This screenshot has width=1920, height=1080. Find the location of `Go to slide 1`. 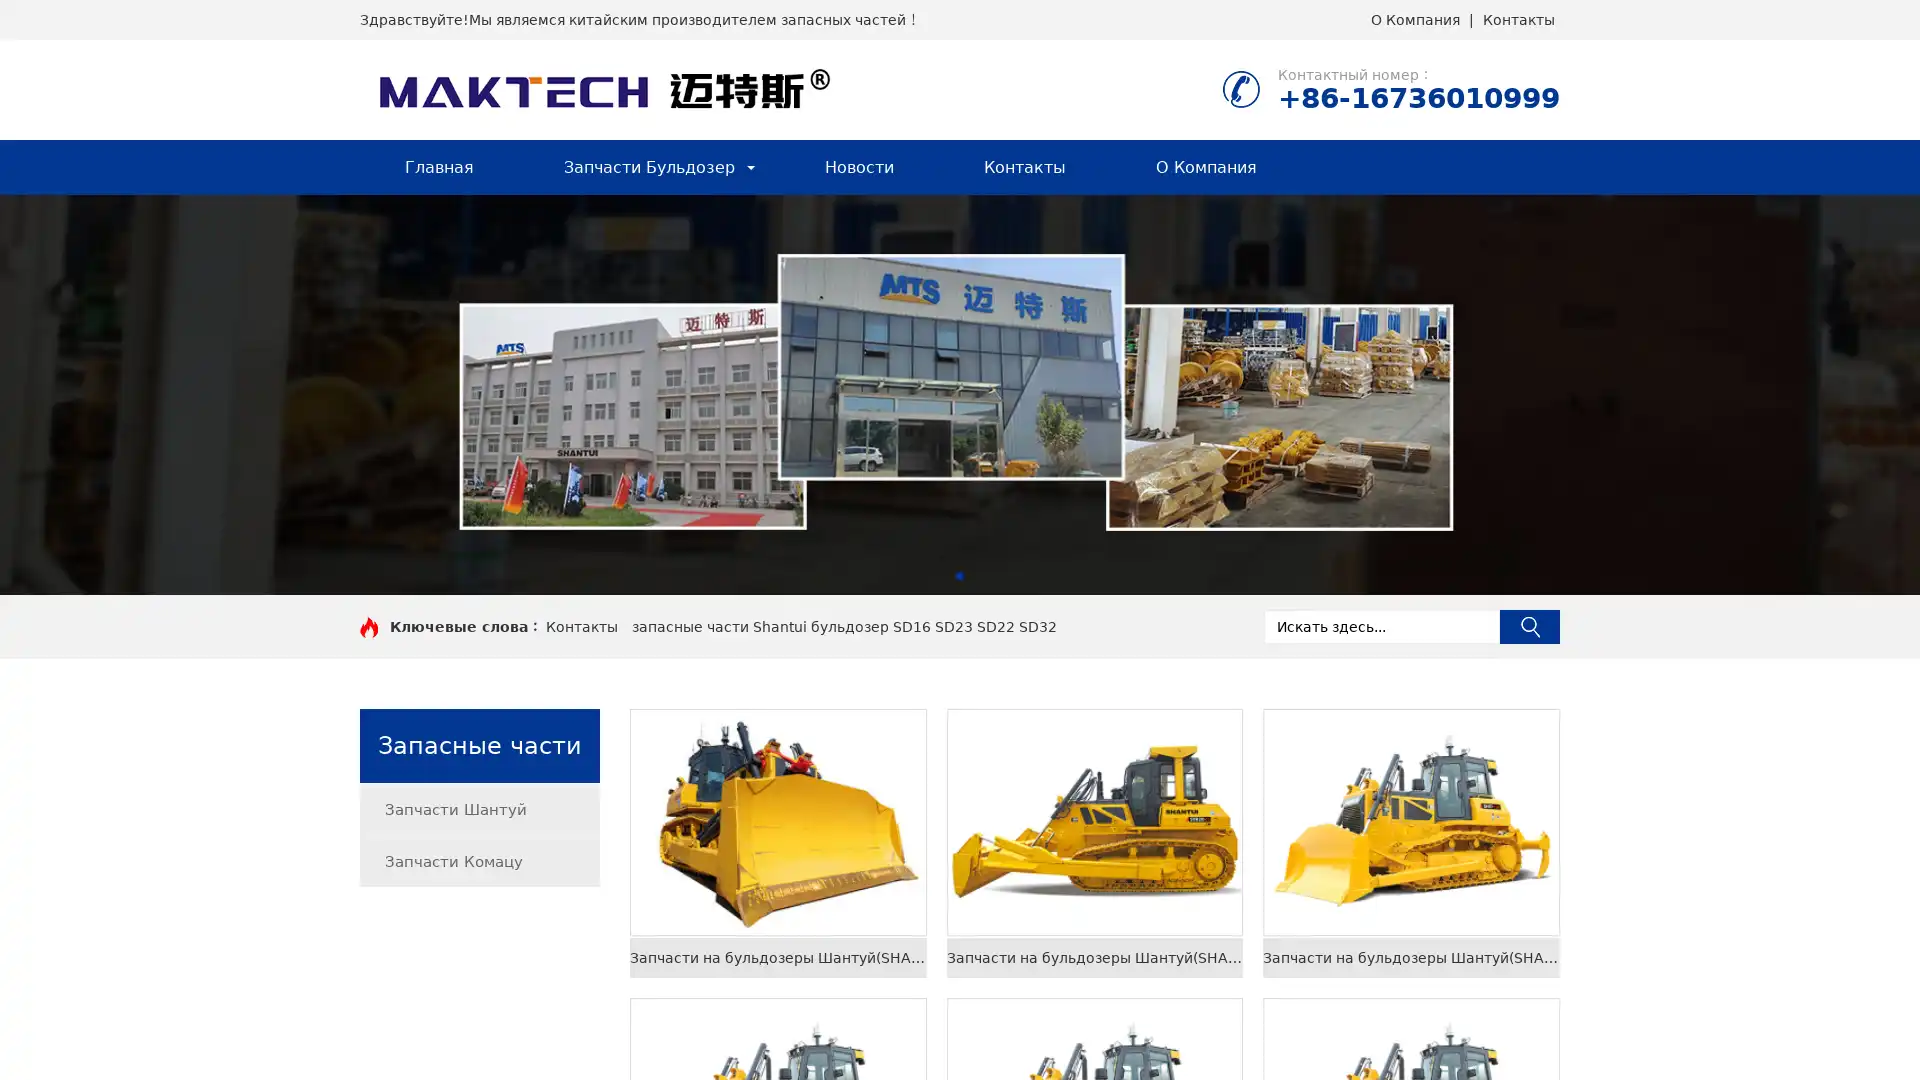

Go to slide 1 is located at coordinates (960, 575).